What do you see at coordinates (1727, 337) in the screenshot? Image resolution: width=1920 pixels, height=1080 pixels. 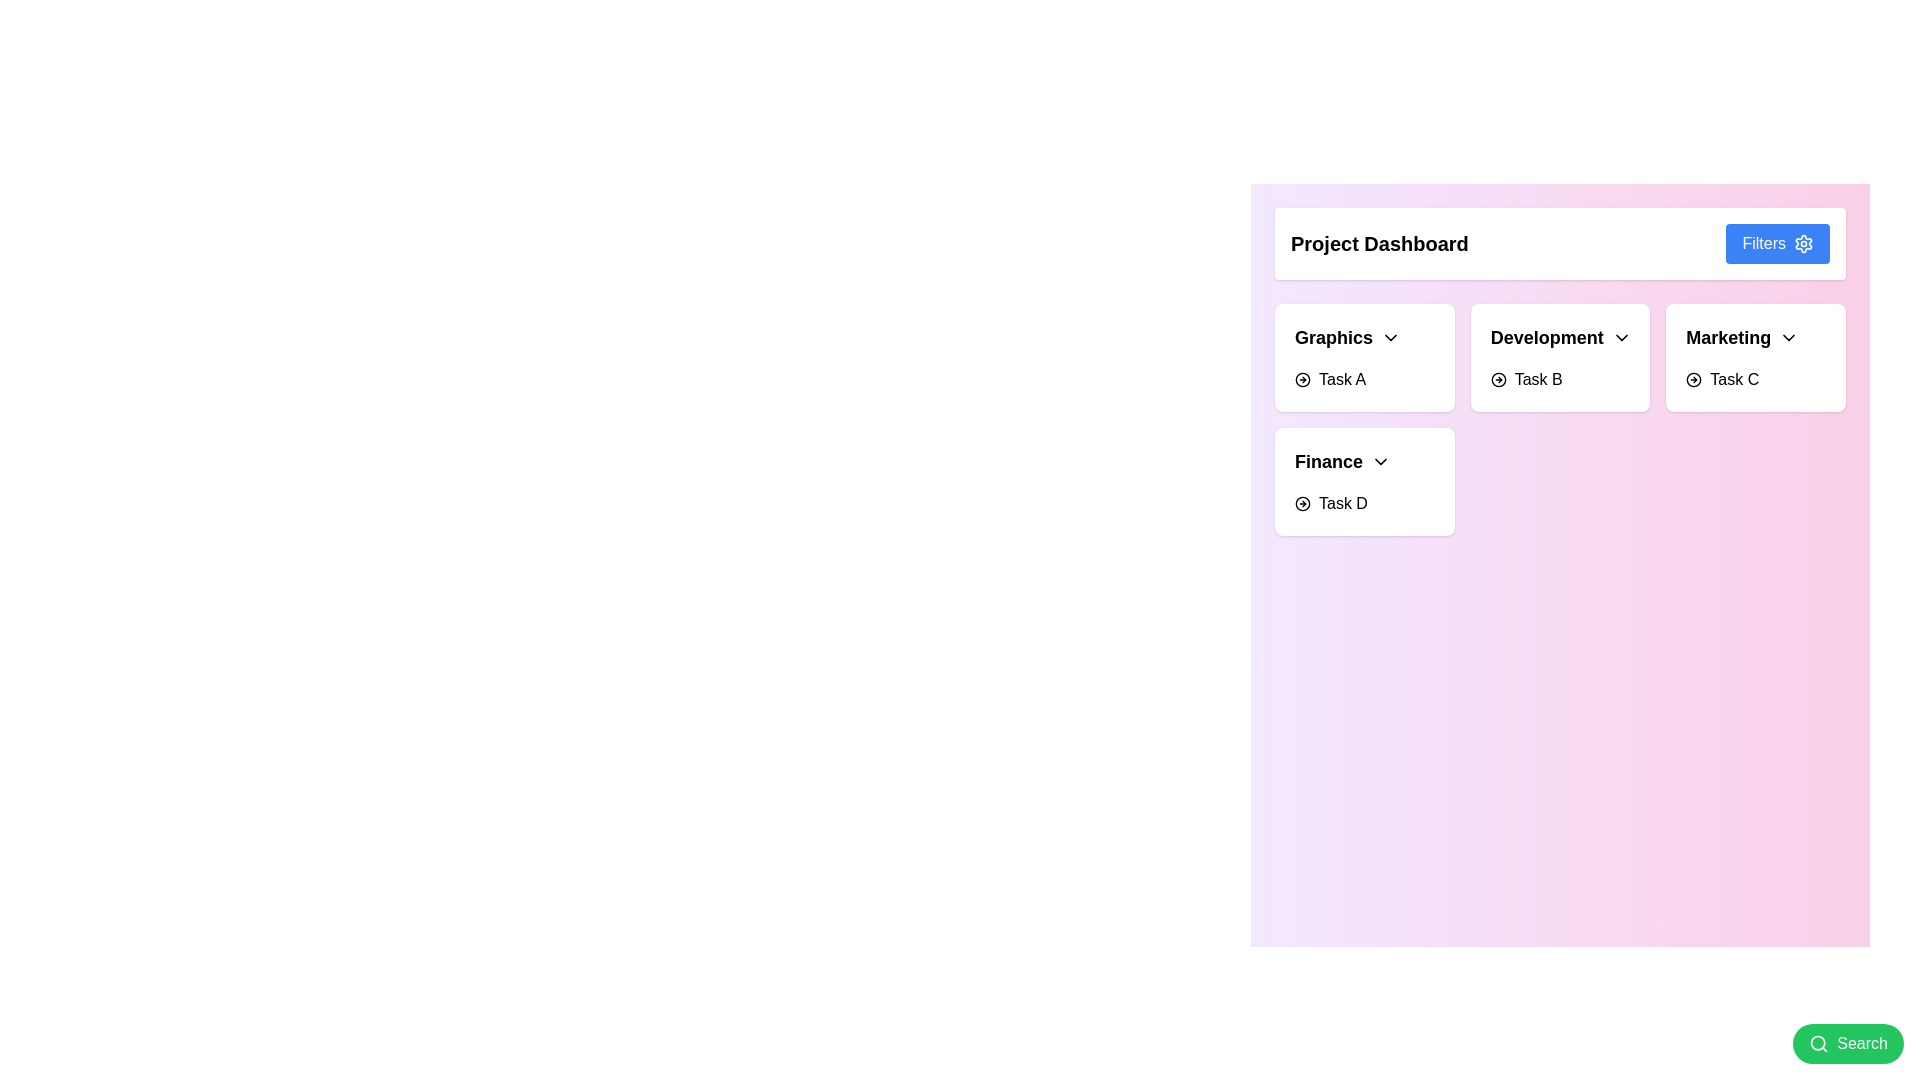 I see `the 'Marketing' text label in the top-right card of the 2x2 grid` at bounding box center [1727, 337].